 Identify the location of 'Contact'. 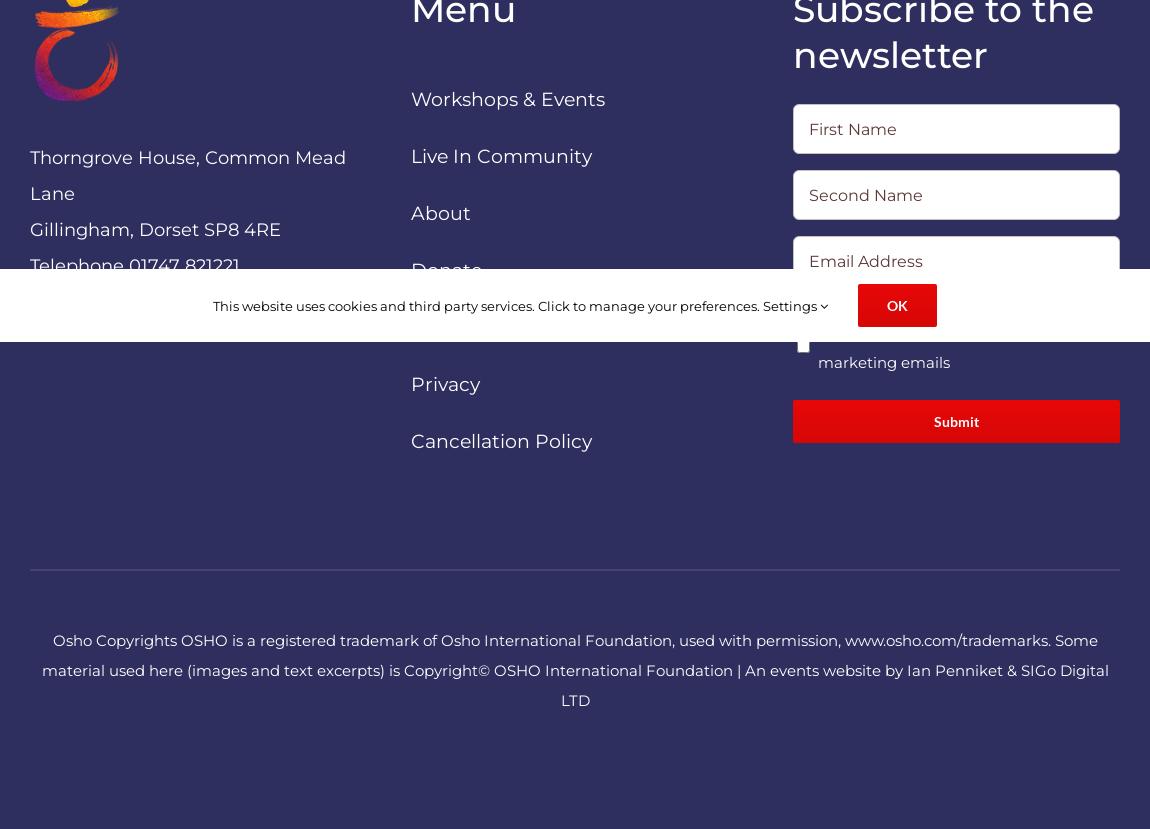
(449, 327).